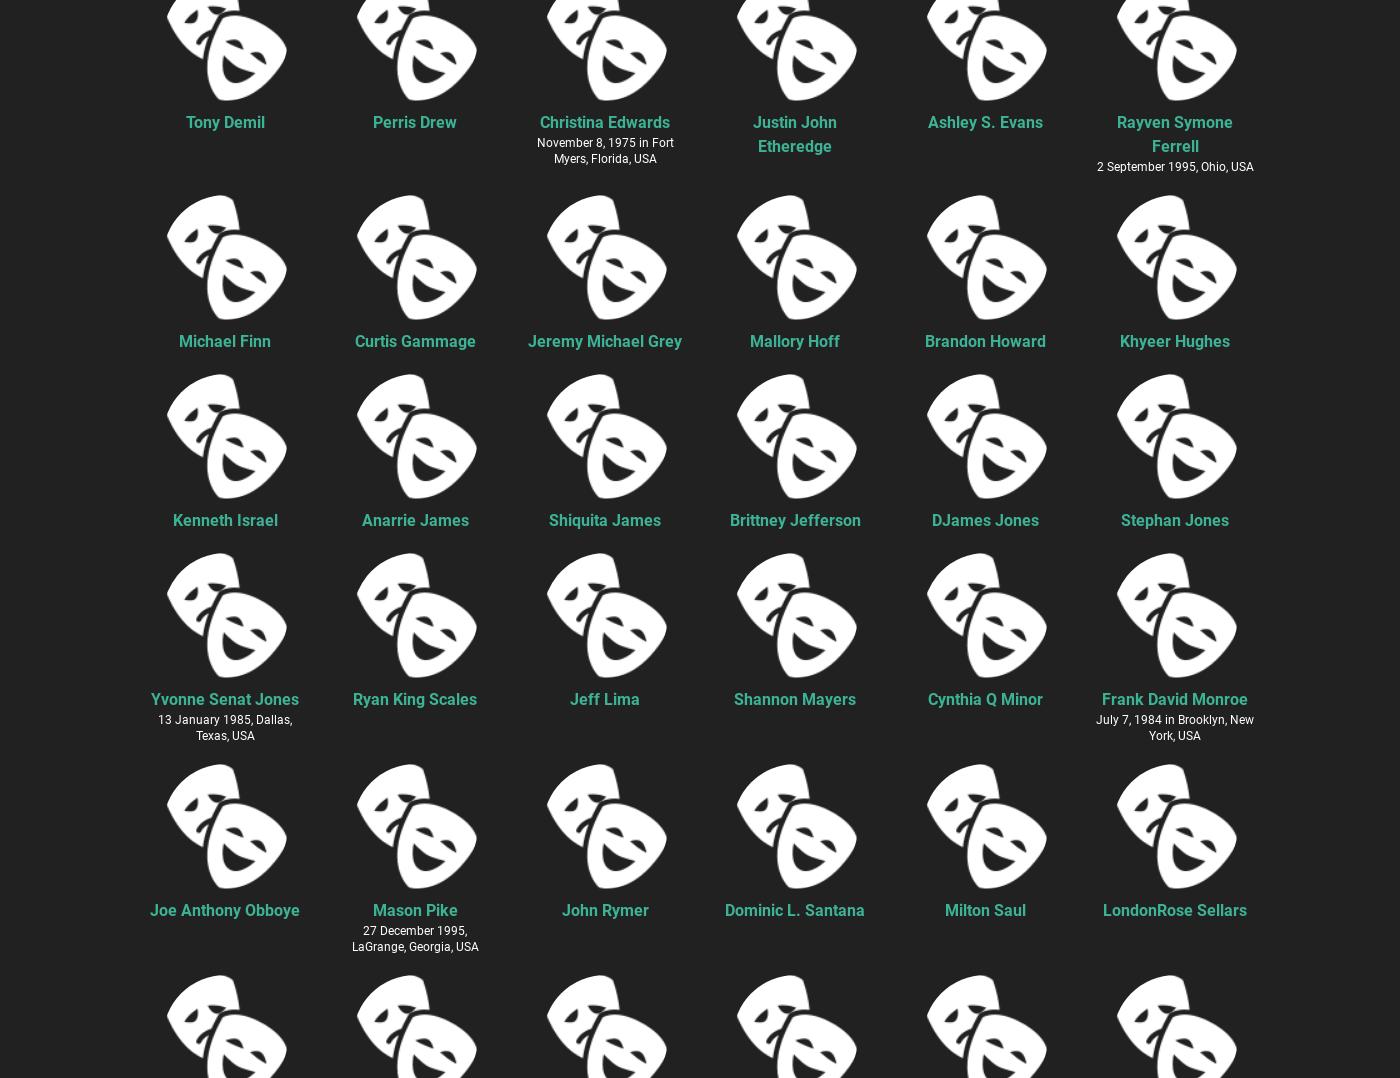 The width and height of the screenshot is (1400, 1078). I want to click on 'Jeremy Michael Grey', so click(604, 339).